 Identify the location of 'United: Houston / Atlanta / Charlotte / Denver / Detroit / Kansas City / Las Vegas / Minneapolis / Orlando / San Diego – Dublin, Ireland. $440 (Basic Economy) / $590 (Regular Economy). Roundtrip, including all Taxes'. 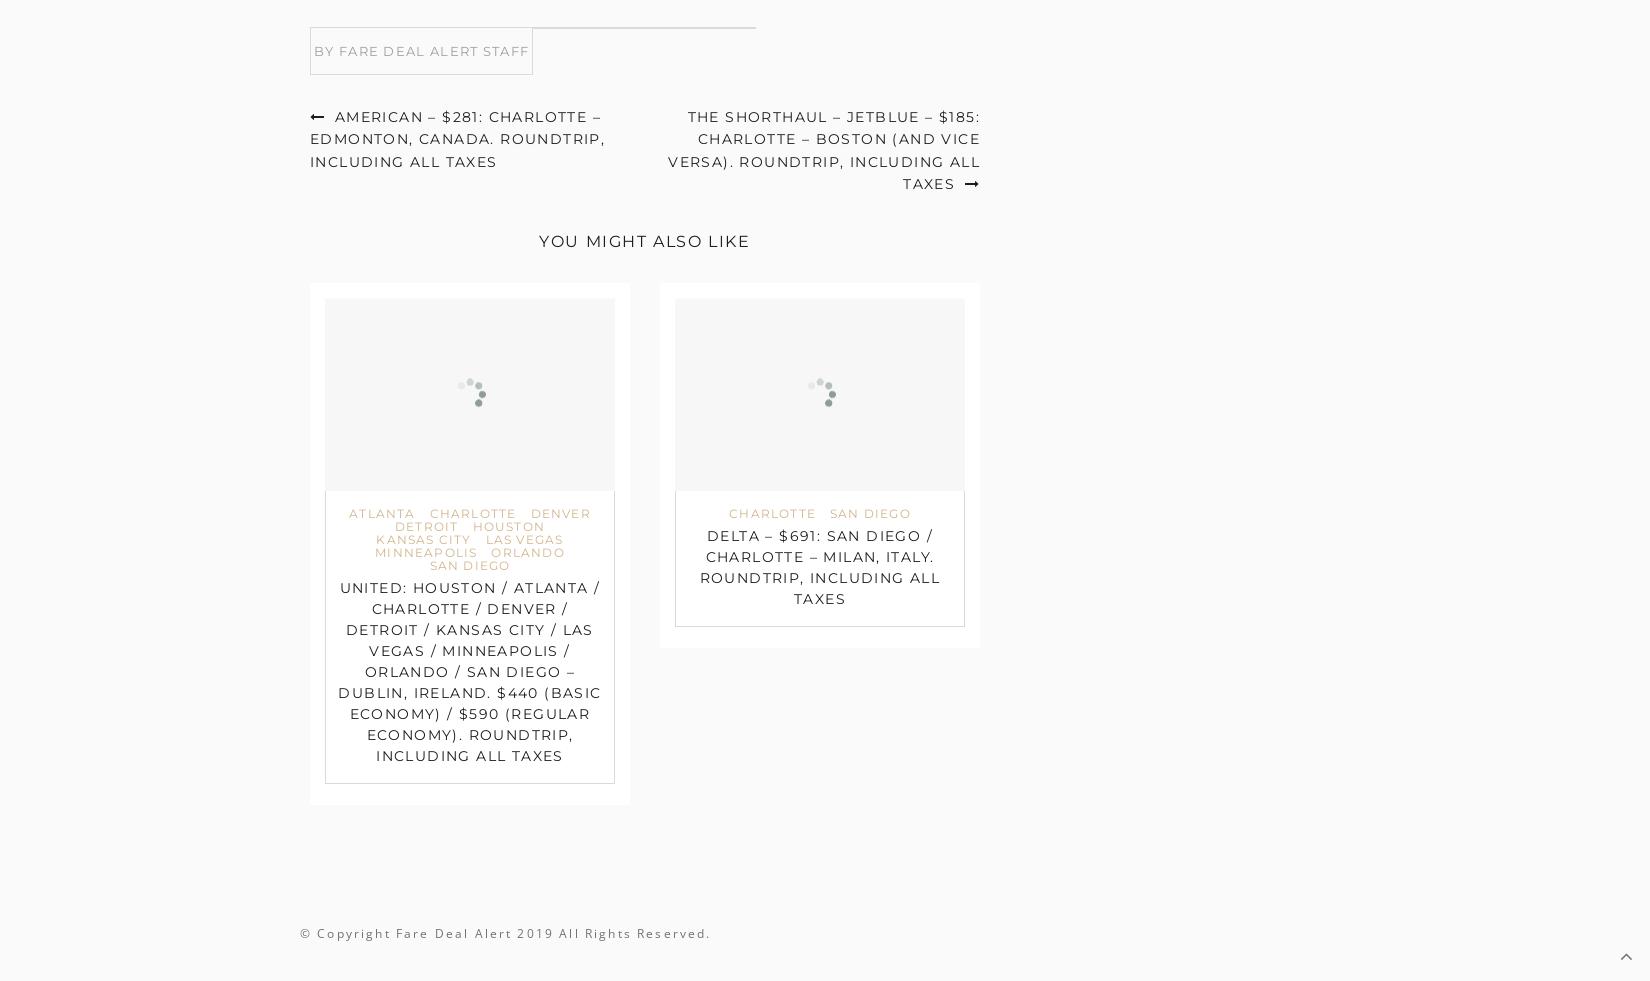
(337, 671).